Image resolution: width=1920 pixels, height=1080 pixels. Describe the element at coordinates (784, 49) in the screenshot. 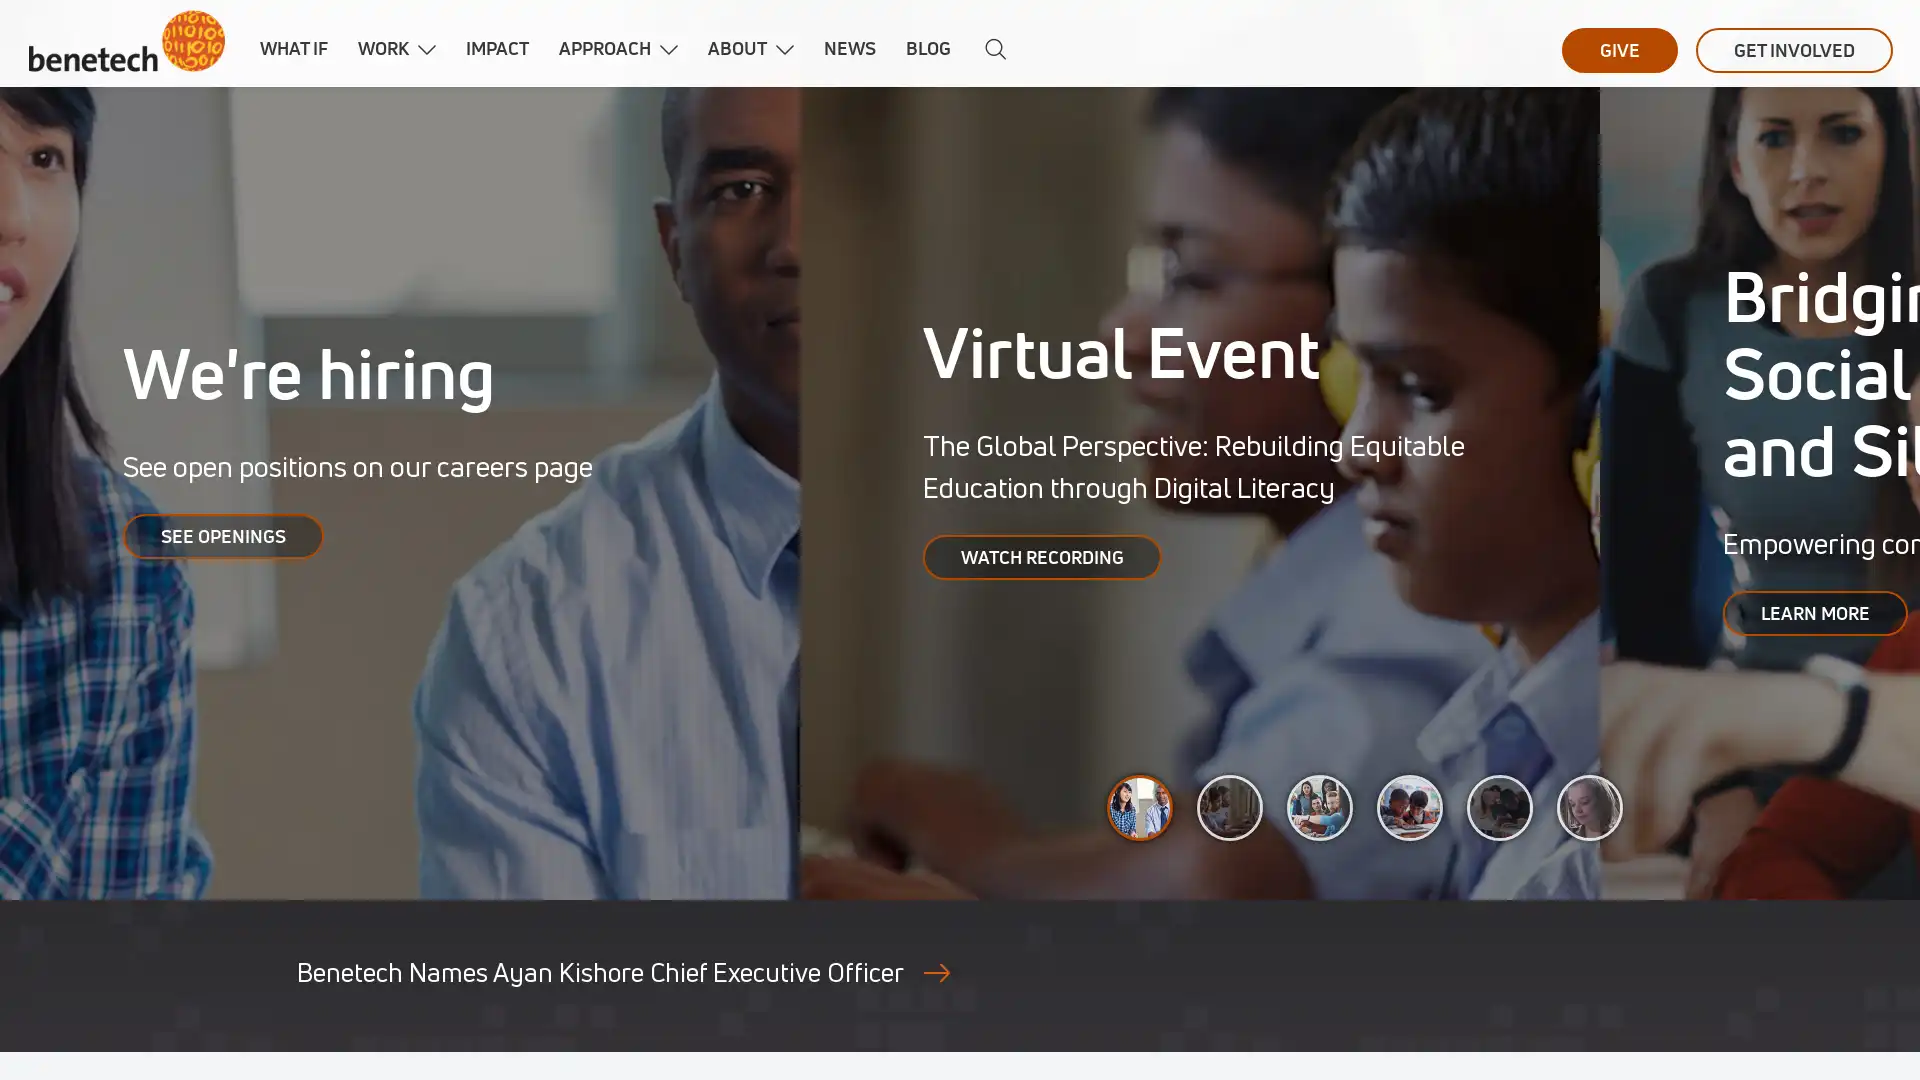

I see `Show dropdown menu for About` at that location.